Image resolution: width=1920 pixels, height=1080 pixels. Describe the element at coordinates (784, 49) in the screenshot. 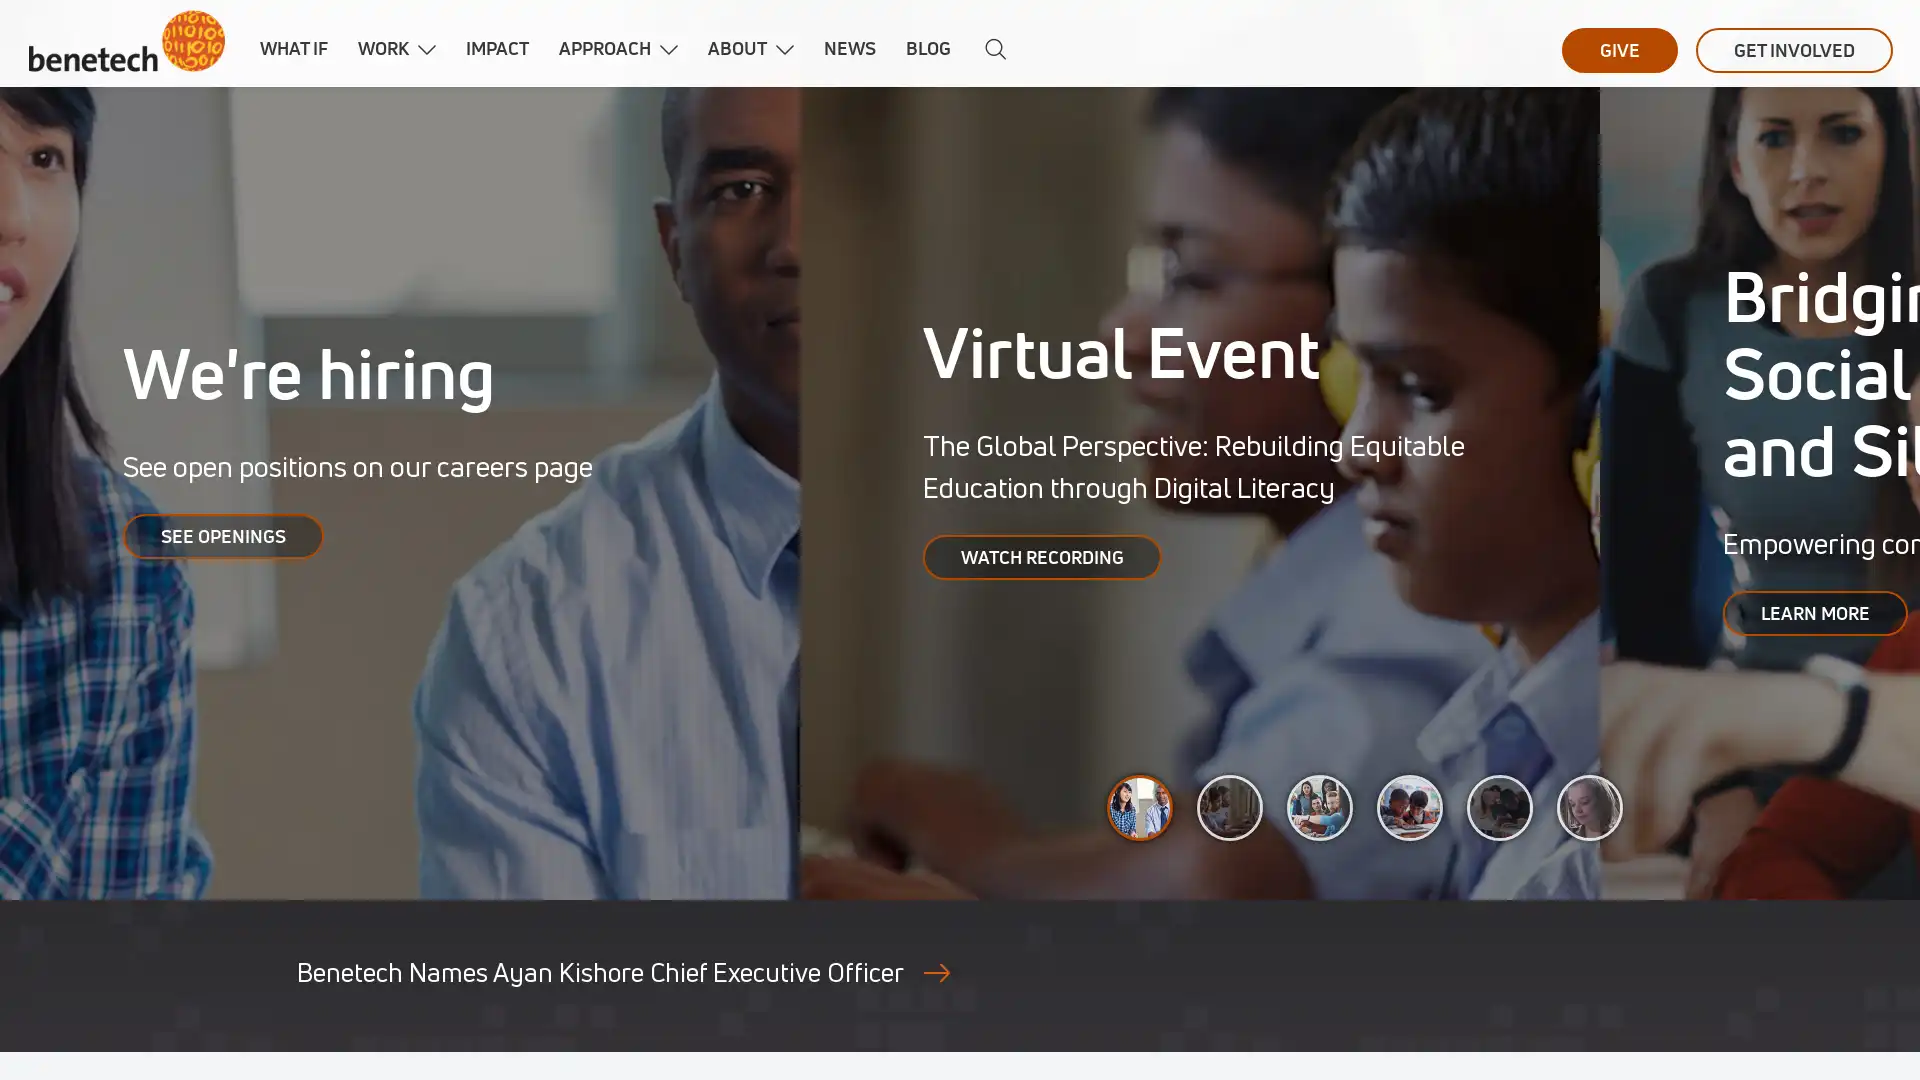

I see `Show dropdown menu for About` at that location.